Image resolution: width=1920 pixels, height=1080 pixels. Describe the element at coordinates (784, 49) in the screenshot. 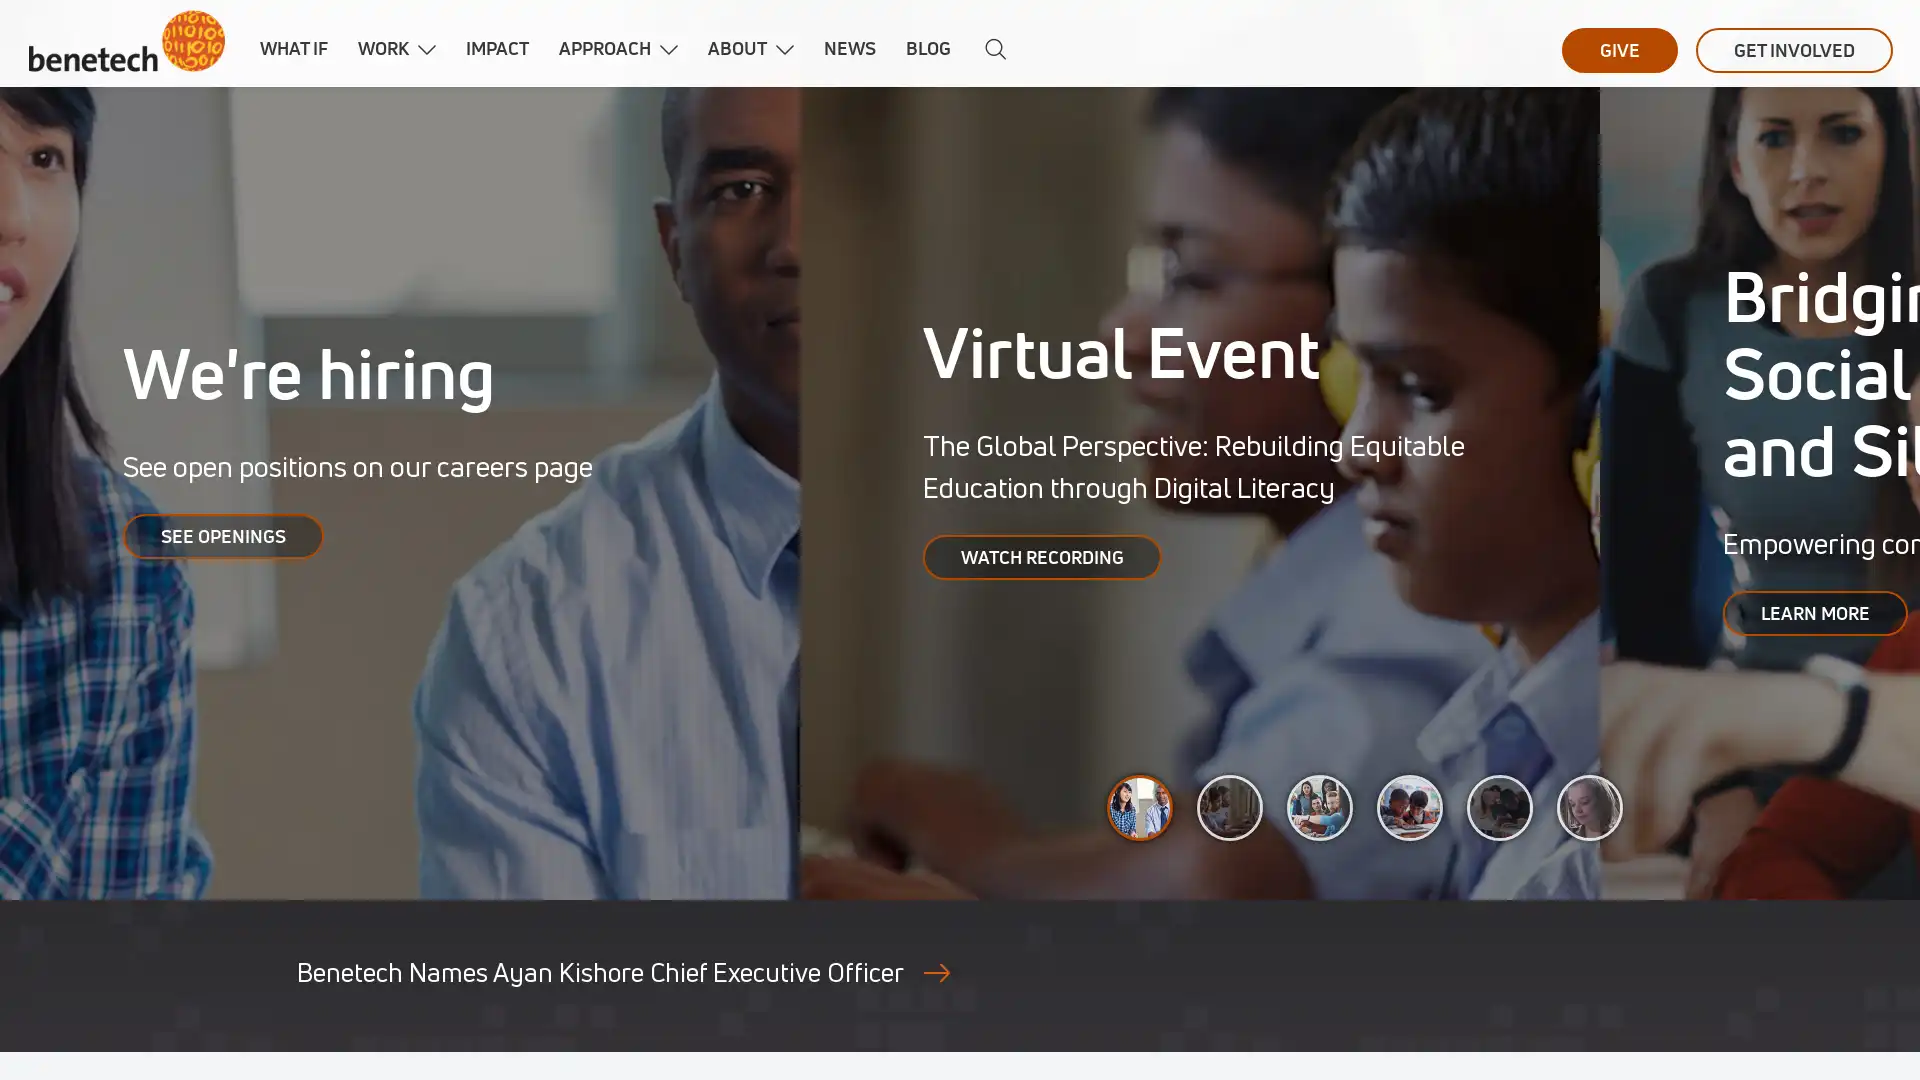

I see `Show dropdown menu for About` at that location.